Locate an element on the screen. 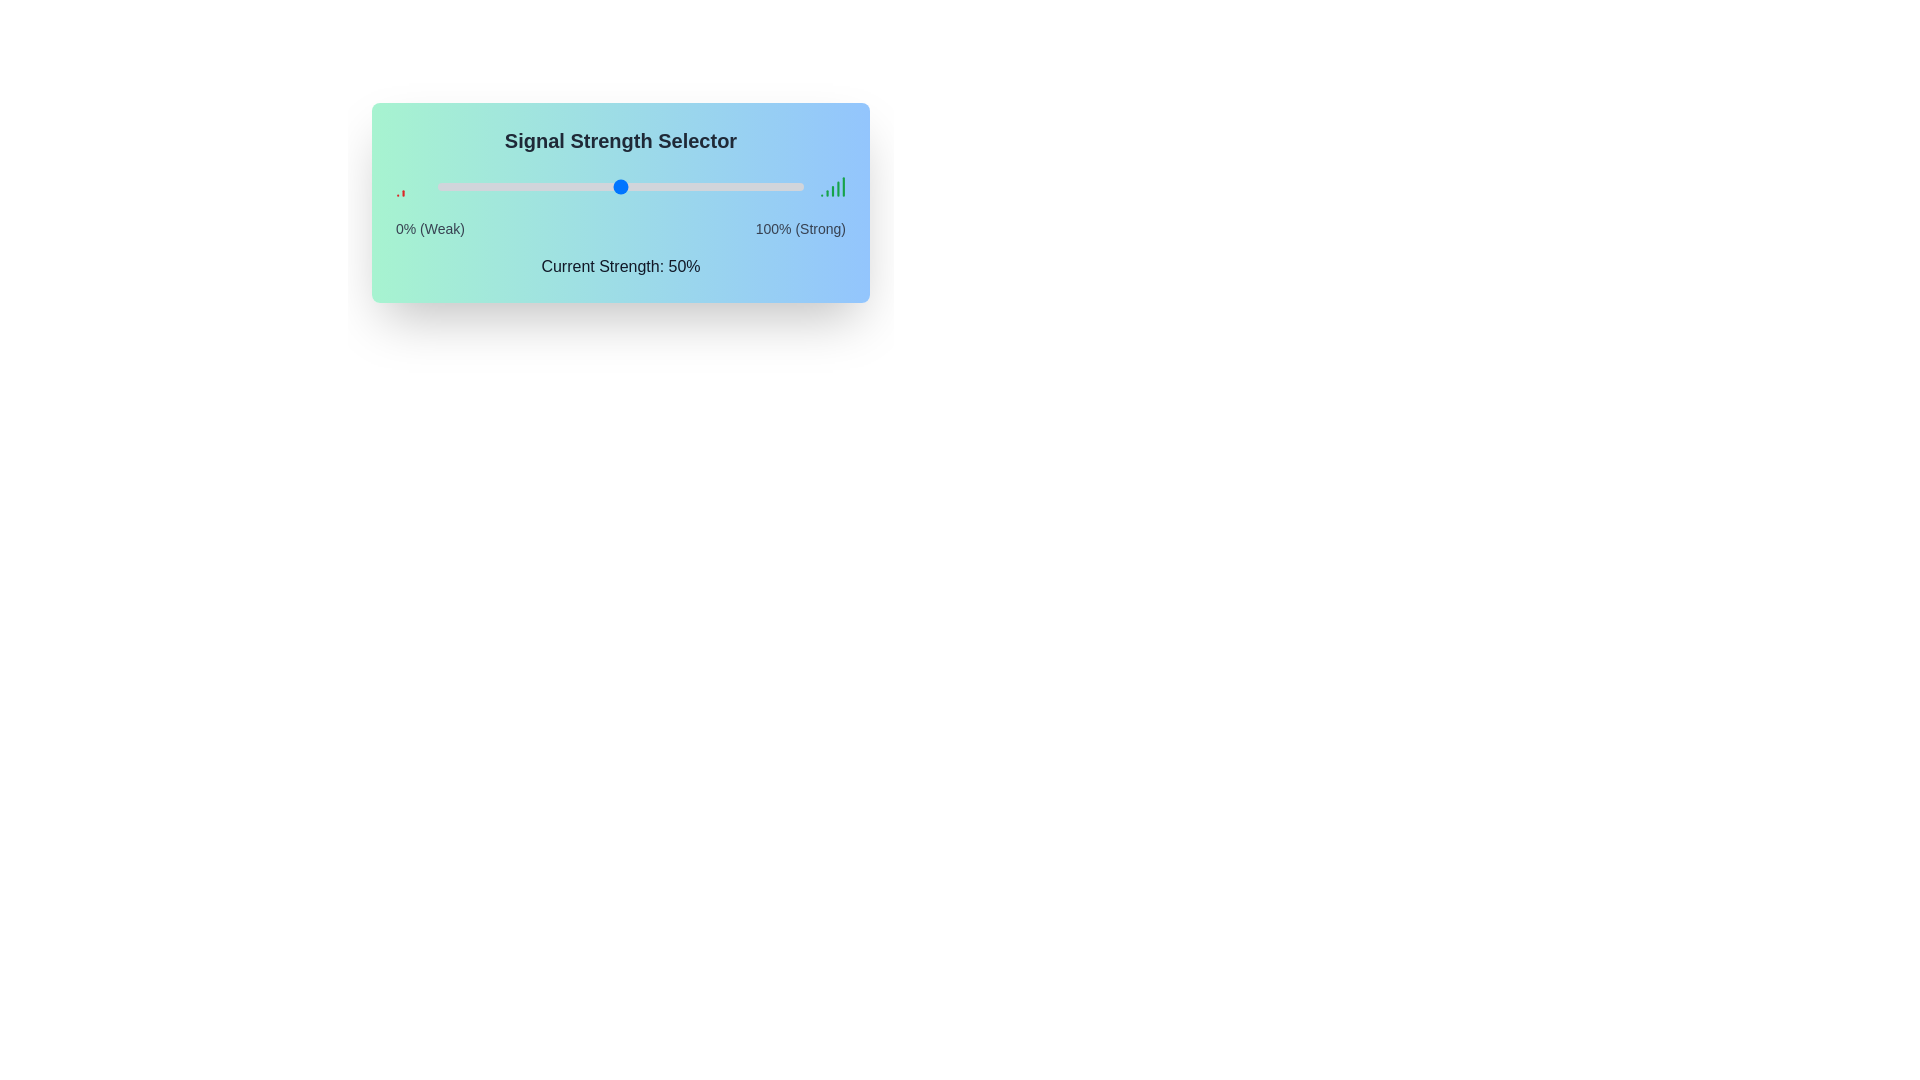 The image size is (1920, 1080). the signal strength slider to 56% to observe the visual signal strength indicators is located at coordinates (643, 186).